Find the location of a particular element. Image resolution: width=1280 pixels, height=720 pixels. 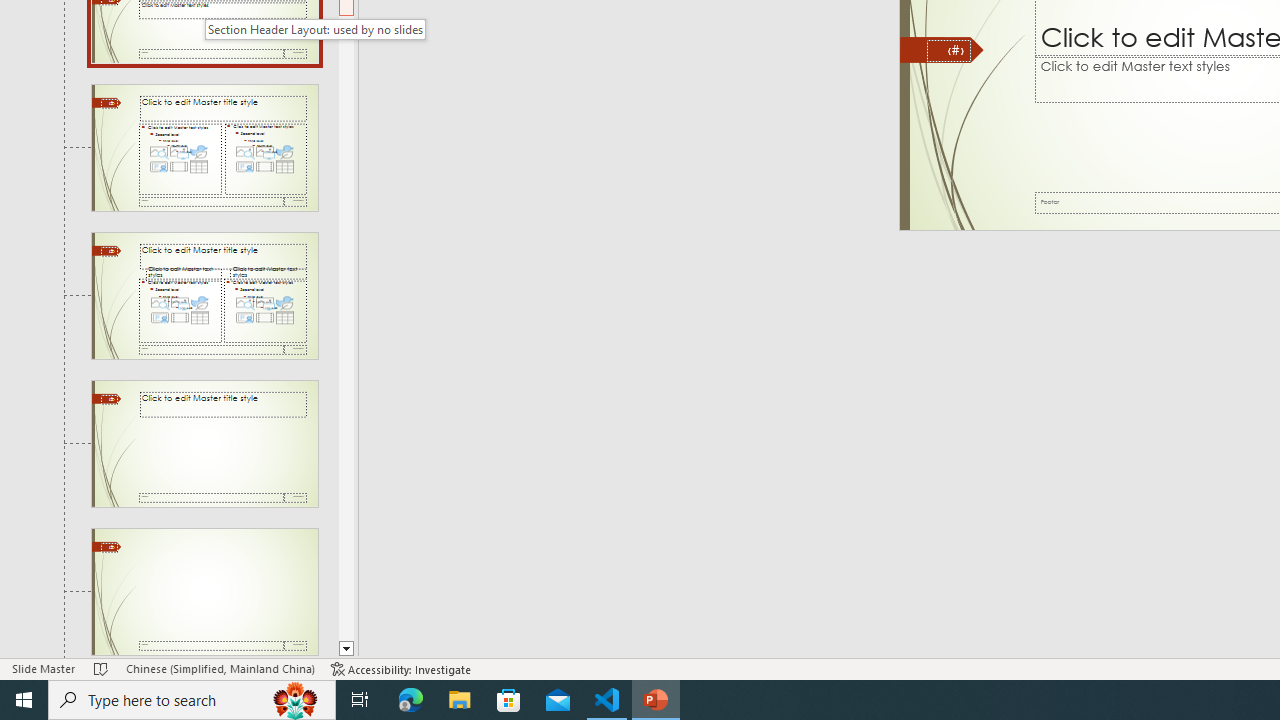

'Slide Title Only Layout: used by no slides' is located at coordinates (204, 442).